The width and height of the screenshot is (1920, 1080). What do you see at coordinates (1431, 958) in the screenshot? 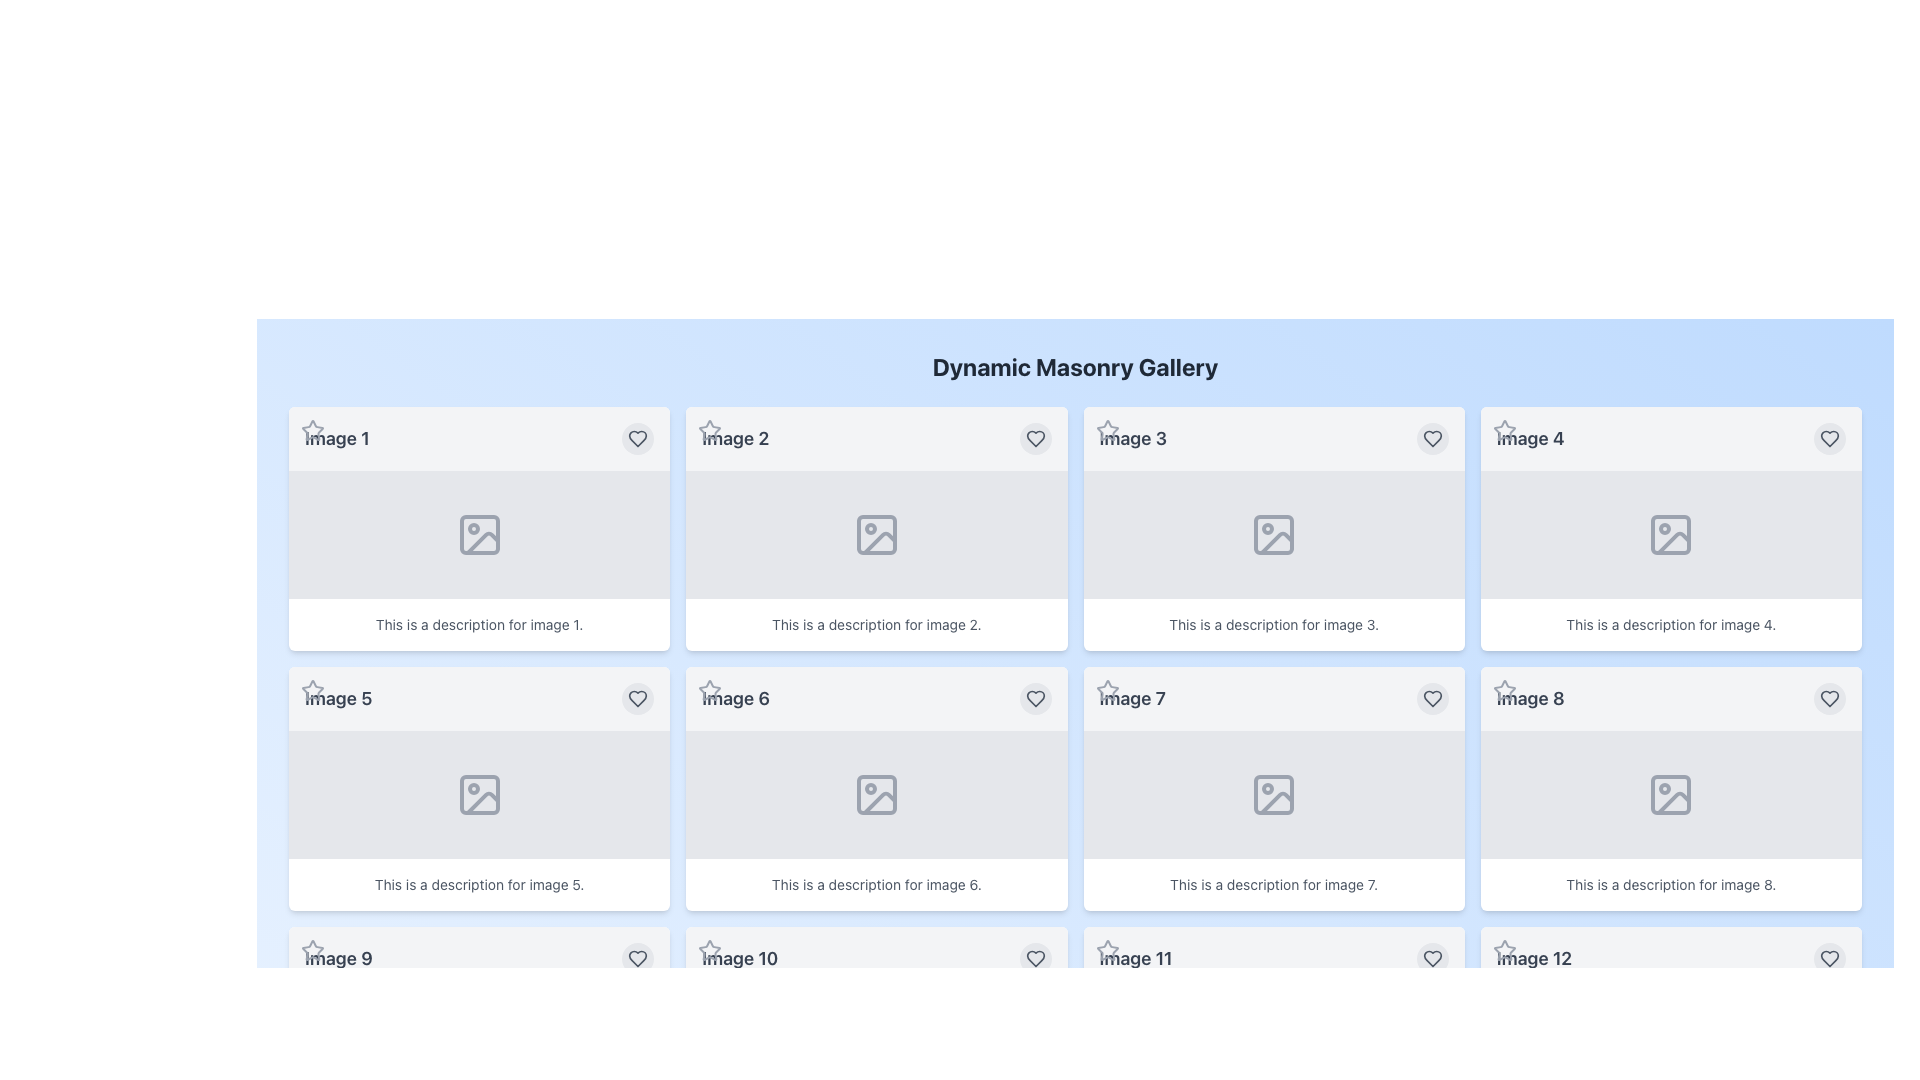
I see `the heart-shaped icon within the circular button located at the bottom-right corner of 'Image 12' in the masonry gallery` at bounding box center [1431, 958].